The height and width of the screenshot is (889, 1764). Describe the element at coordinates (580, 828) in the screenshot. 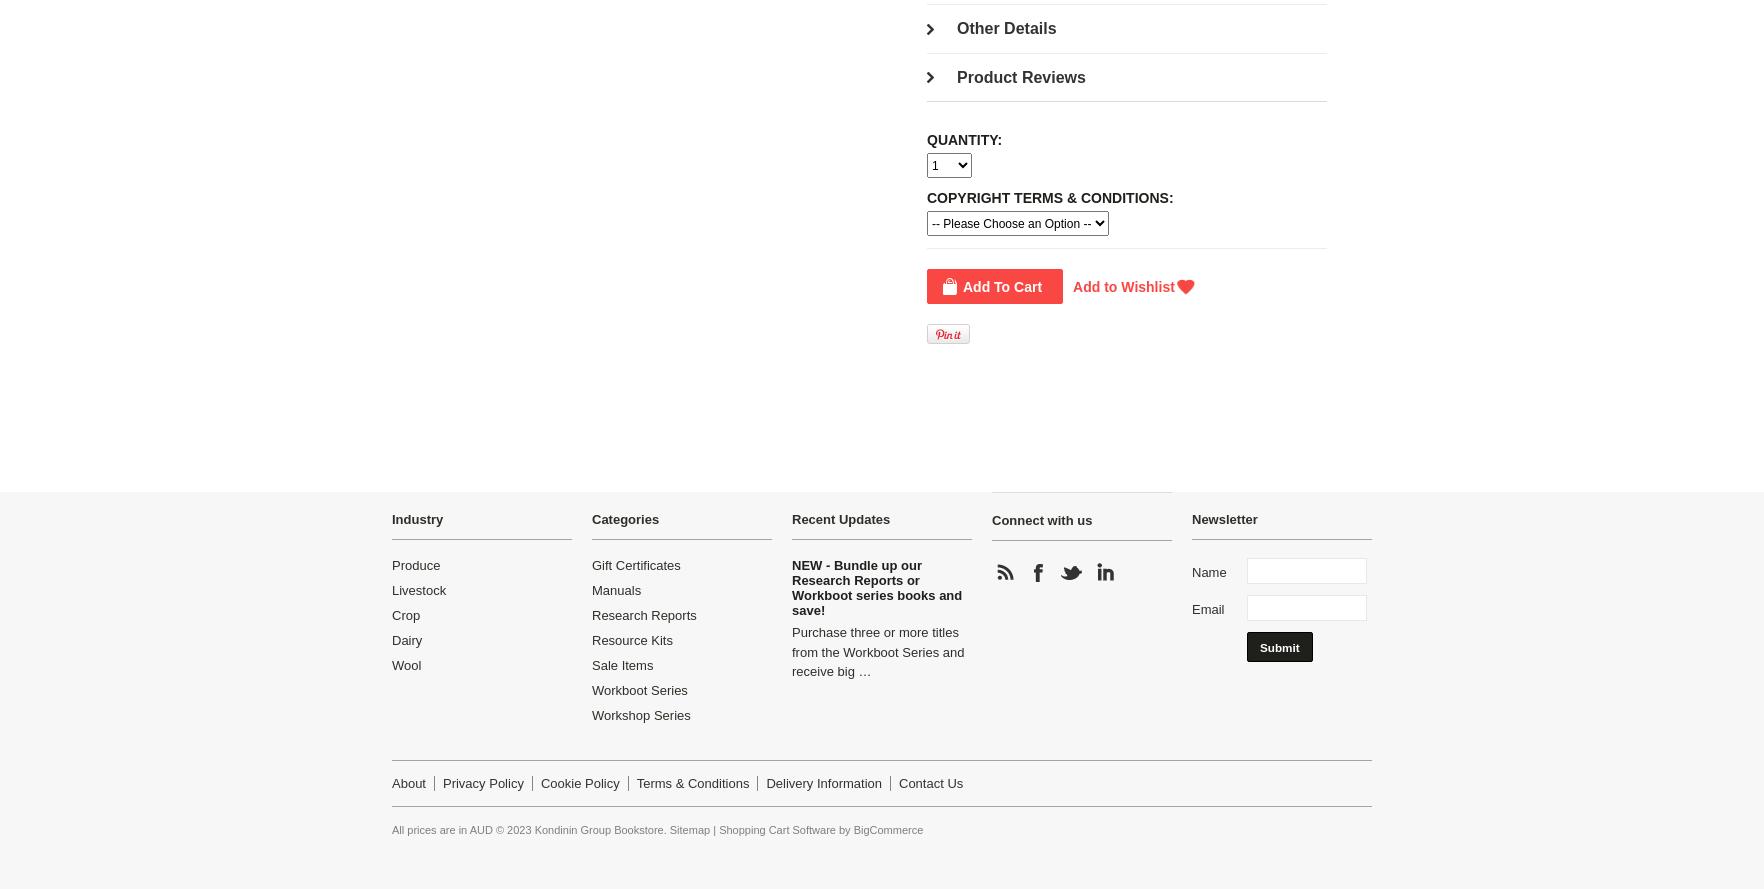

I see `'© 2023 Kondinin Group Bookstore.'` at that location.